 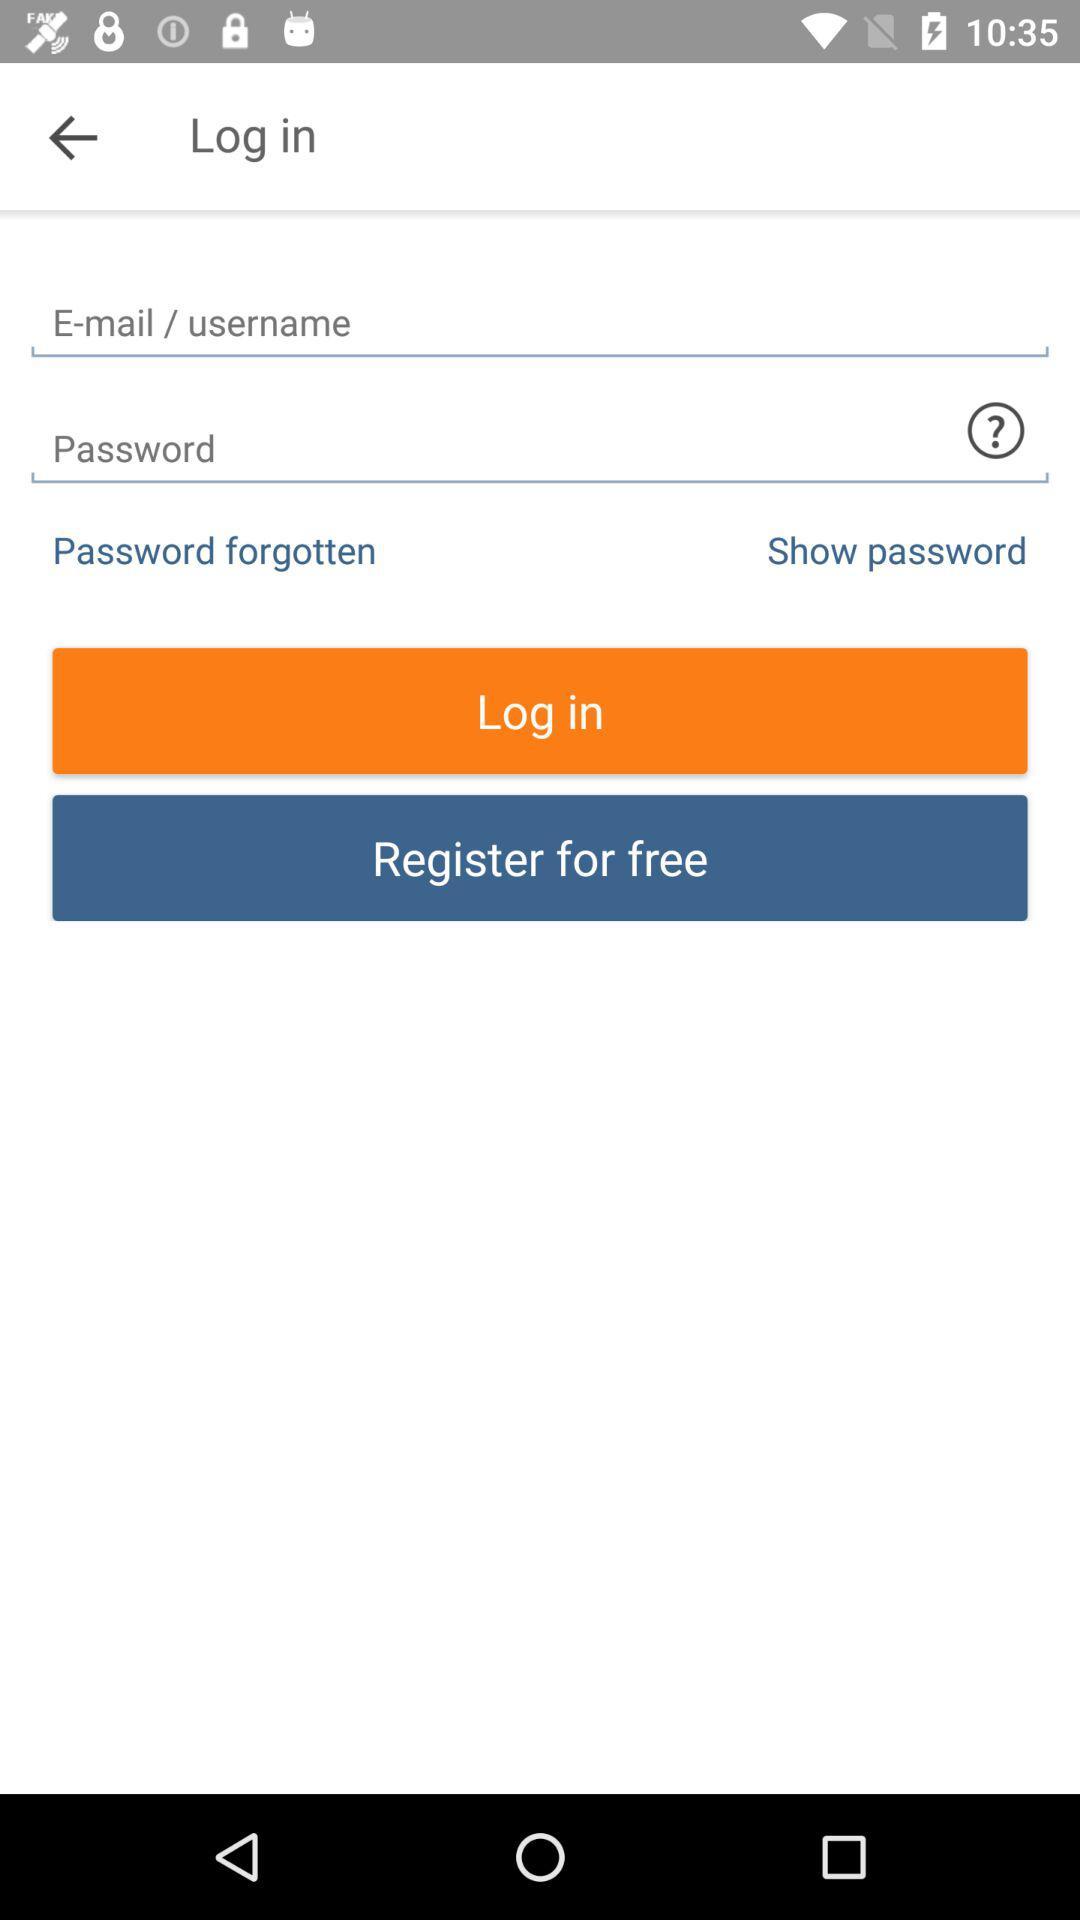 I want to click on your password, so click(x=540, y=429).